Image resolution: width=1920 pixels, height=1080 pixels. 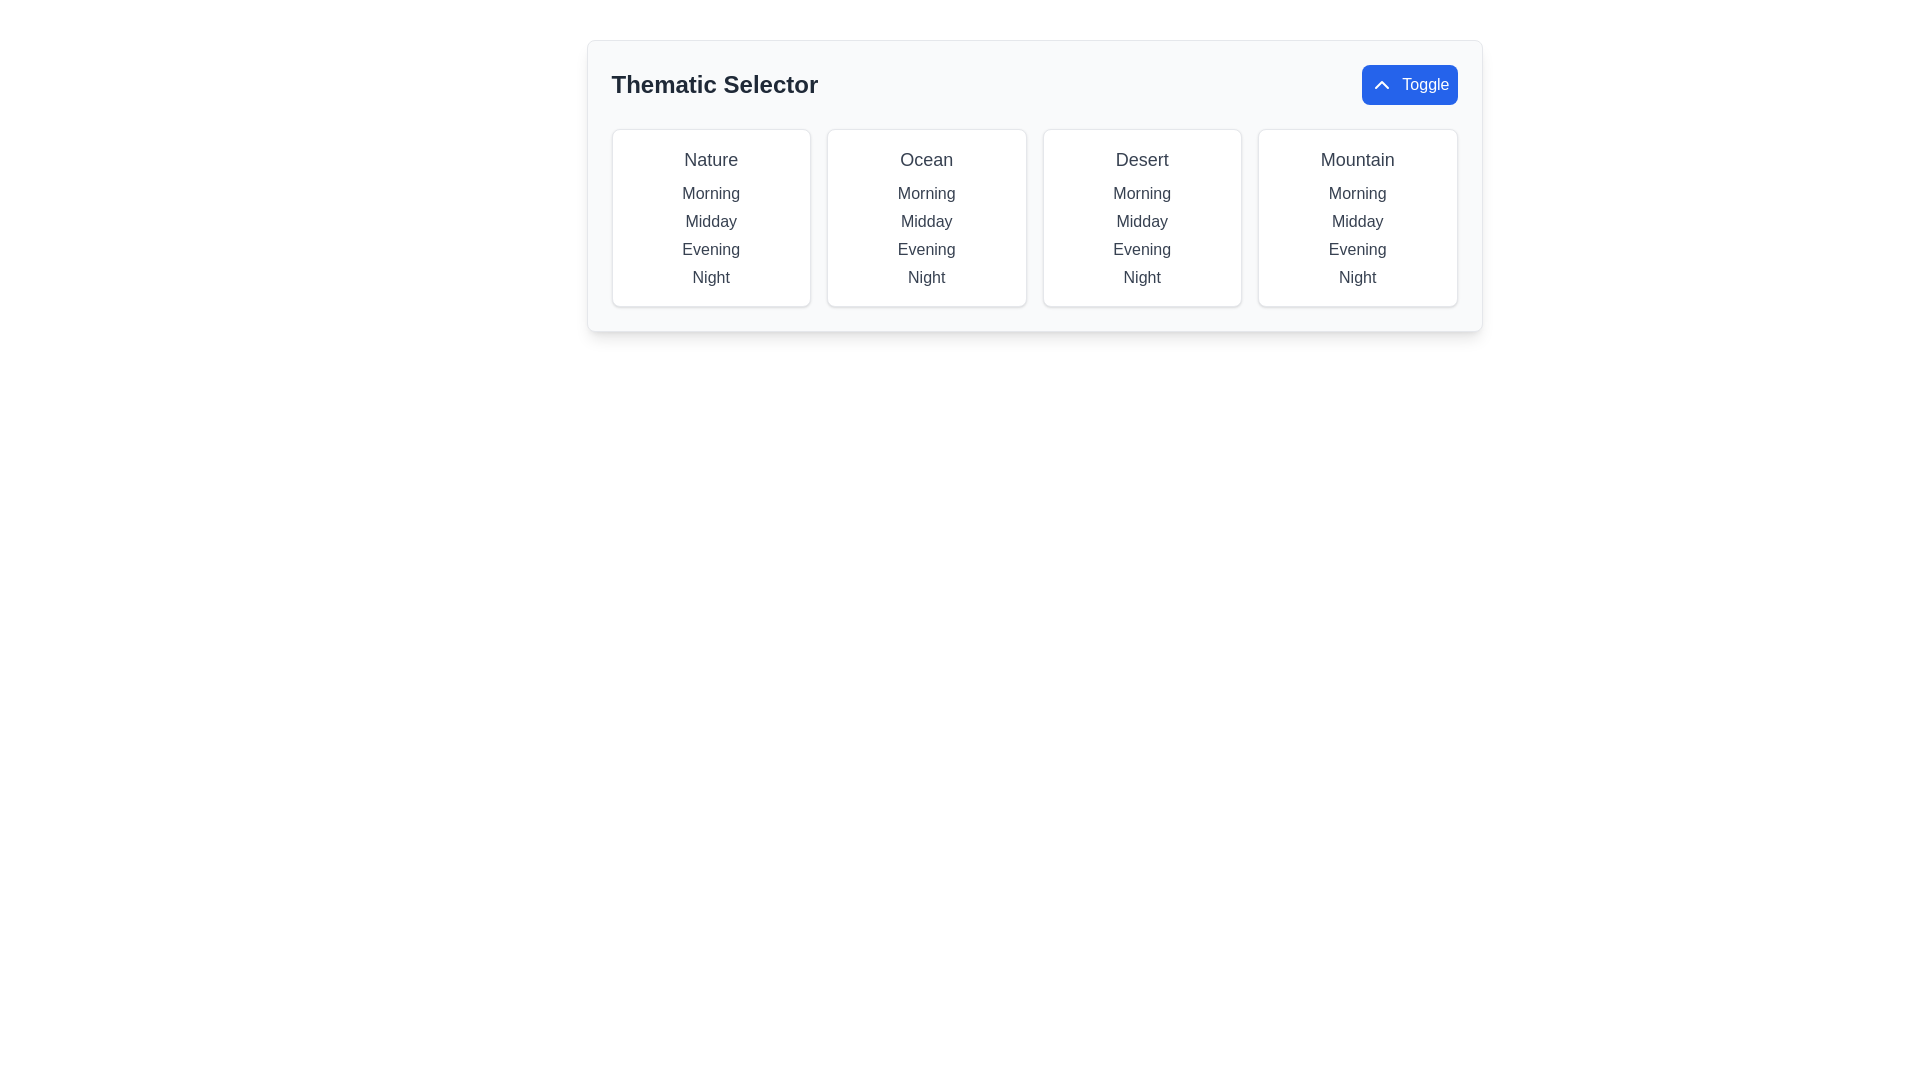 I want to click on the text label displaying 'Morning' which is the first item, so click(x=925, y=193).